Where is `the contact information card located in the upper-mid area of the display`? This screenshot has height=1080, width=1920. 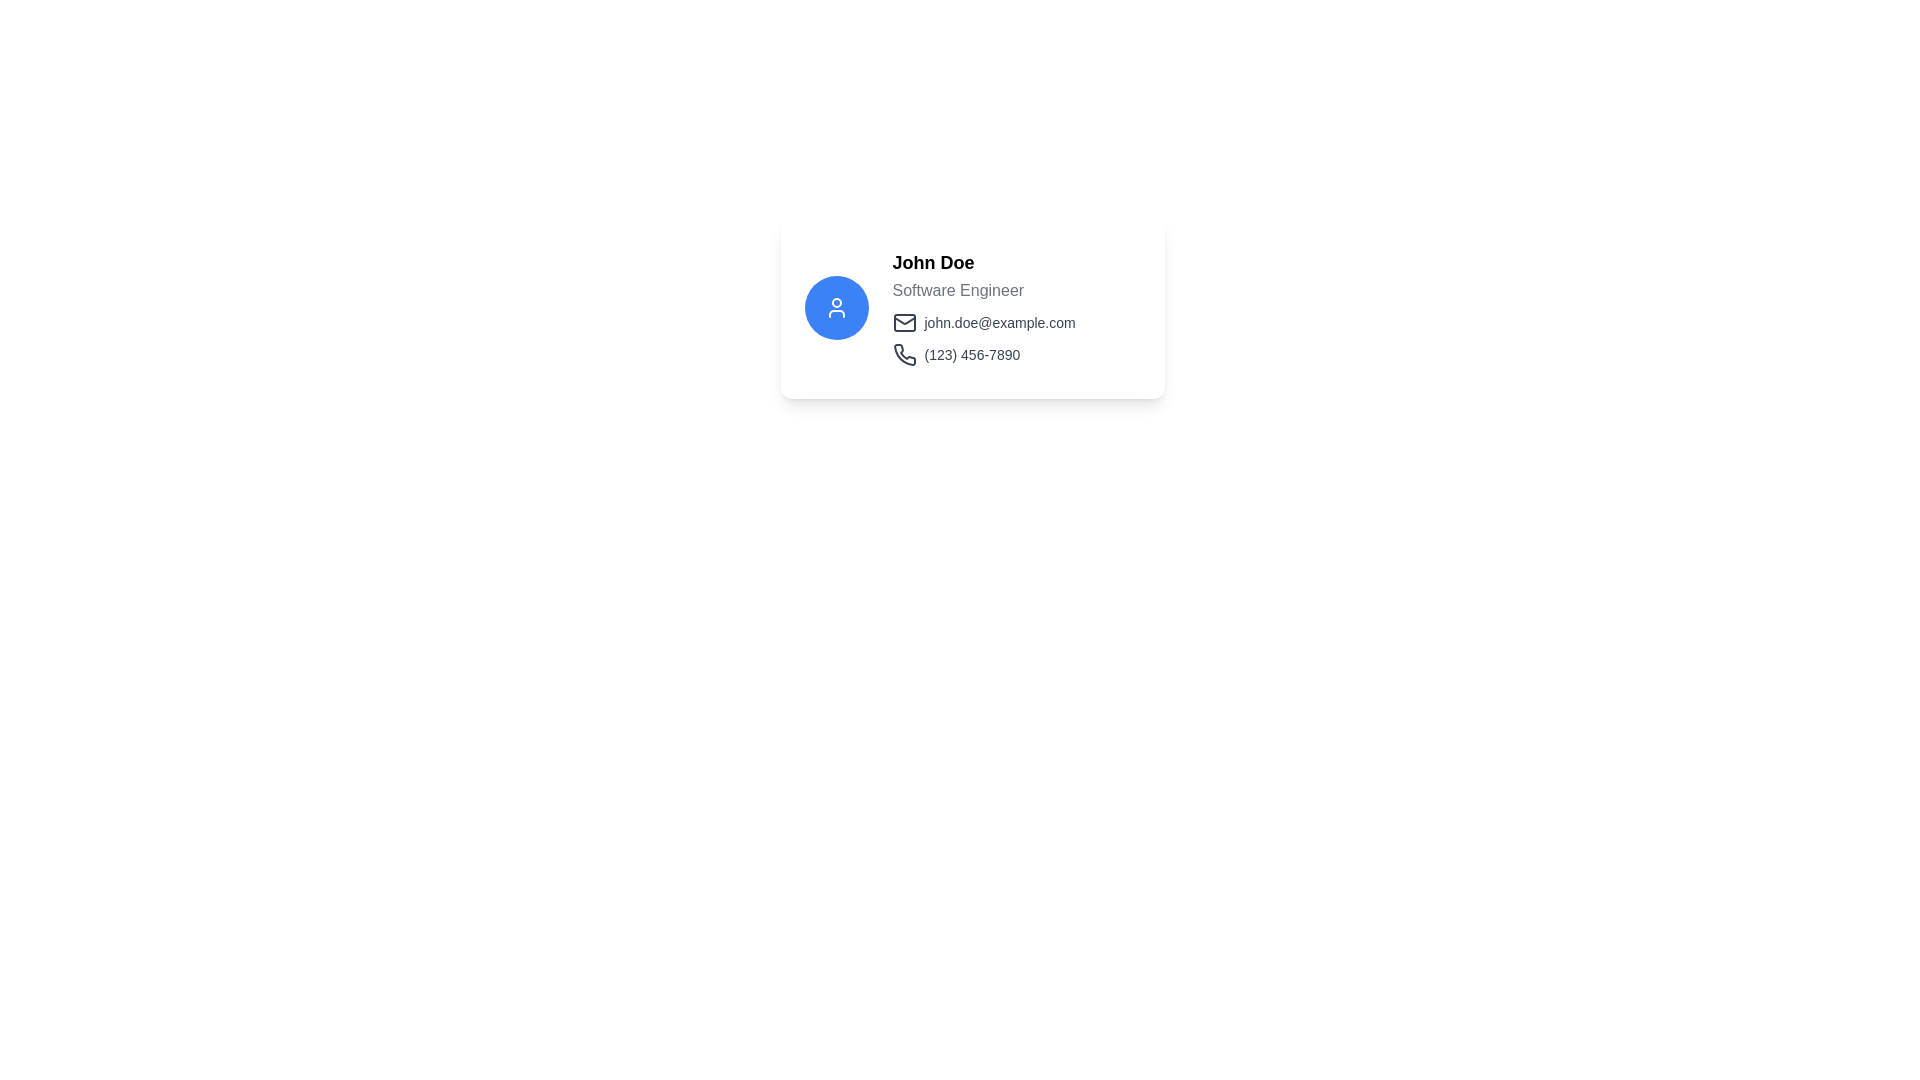
the contact information card located in the upper-mid area of the display is located at coordinates (972, 308).